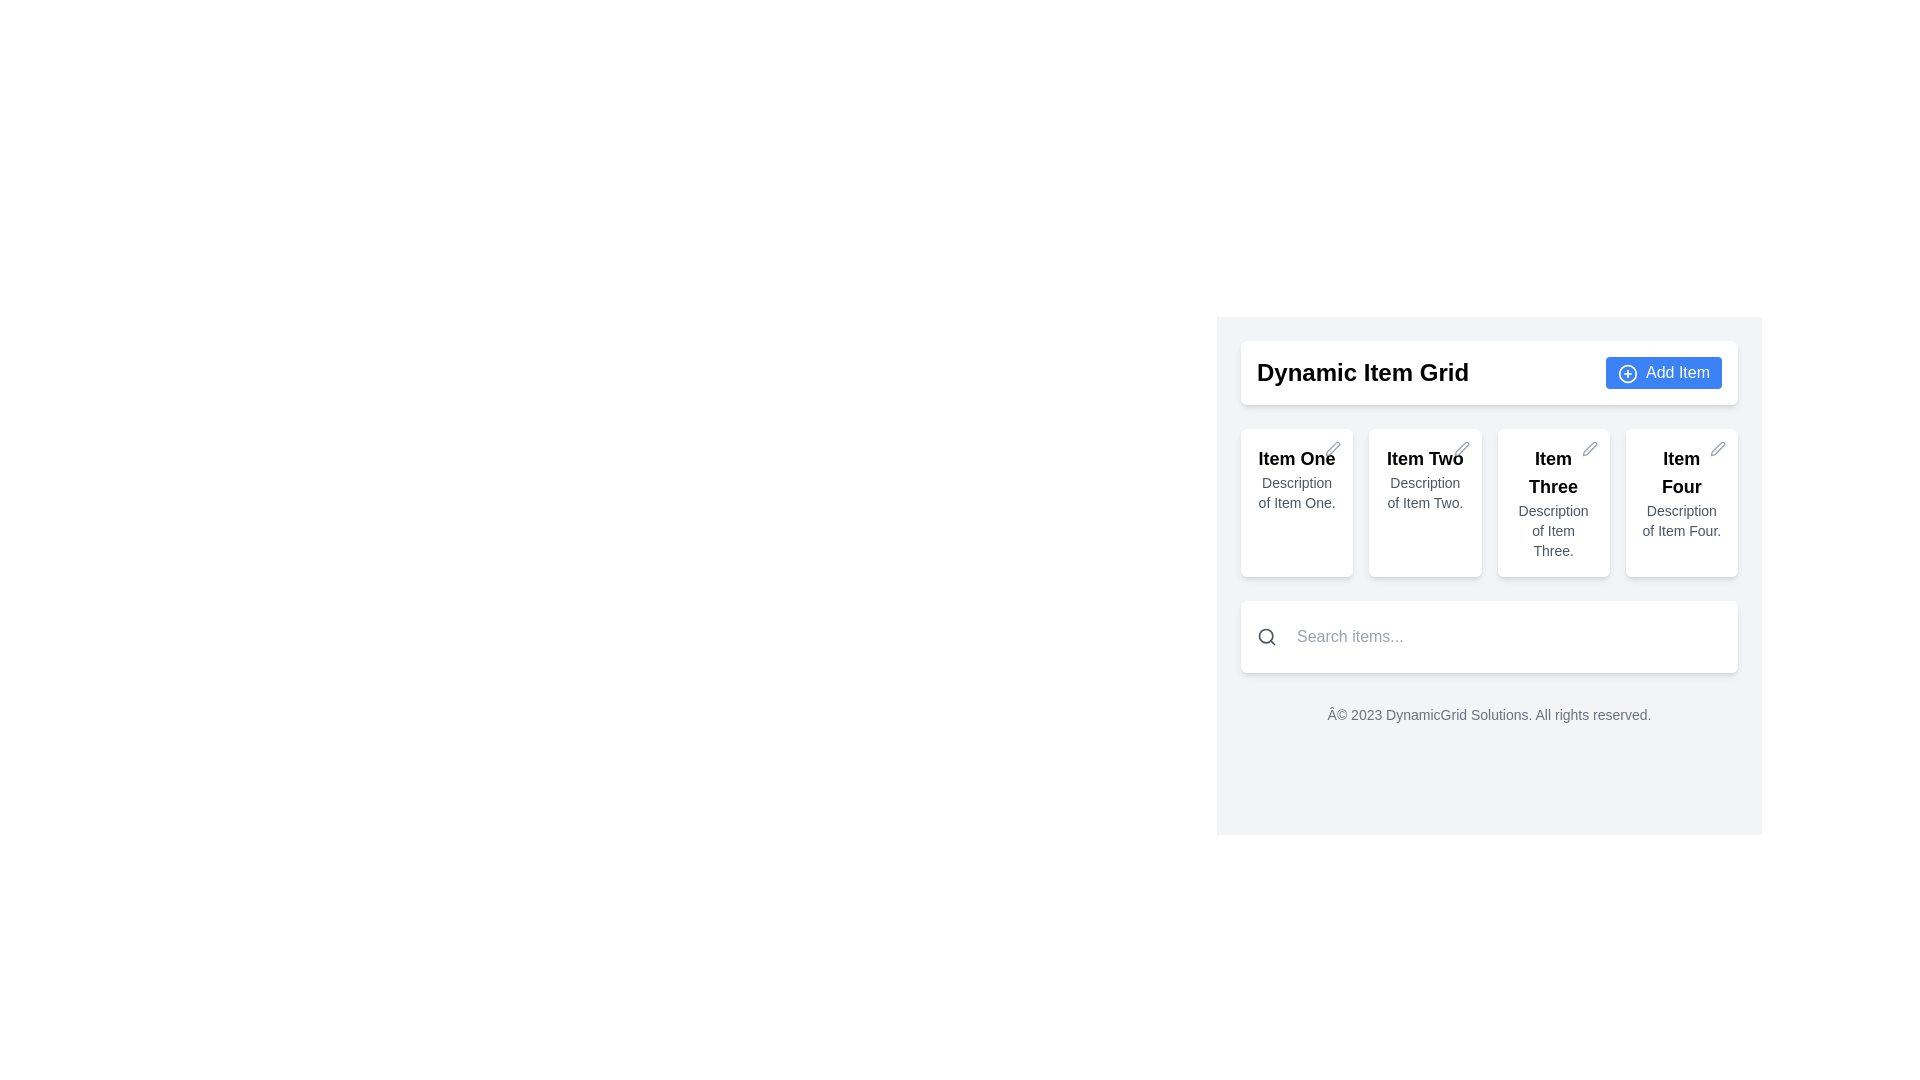 The image size is (1920, 1080). I want to click on the pen icon button located in the top-right corner of the card labeled 'Item Two' to initiate the edit function, so click(1461, 447).